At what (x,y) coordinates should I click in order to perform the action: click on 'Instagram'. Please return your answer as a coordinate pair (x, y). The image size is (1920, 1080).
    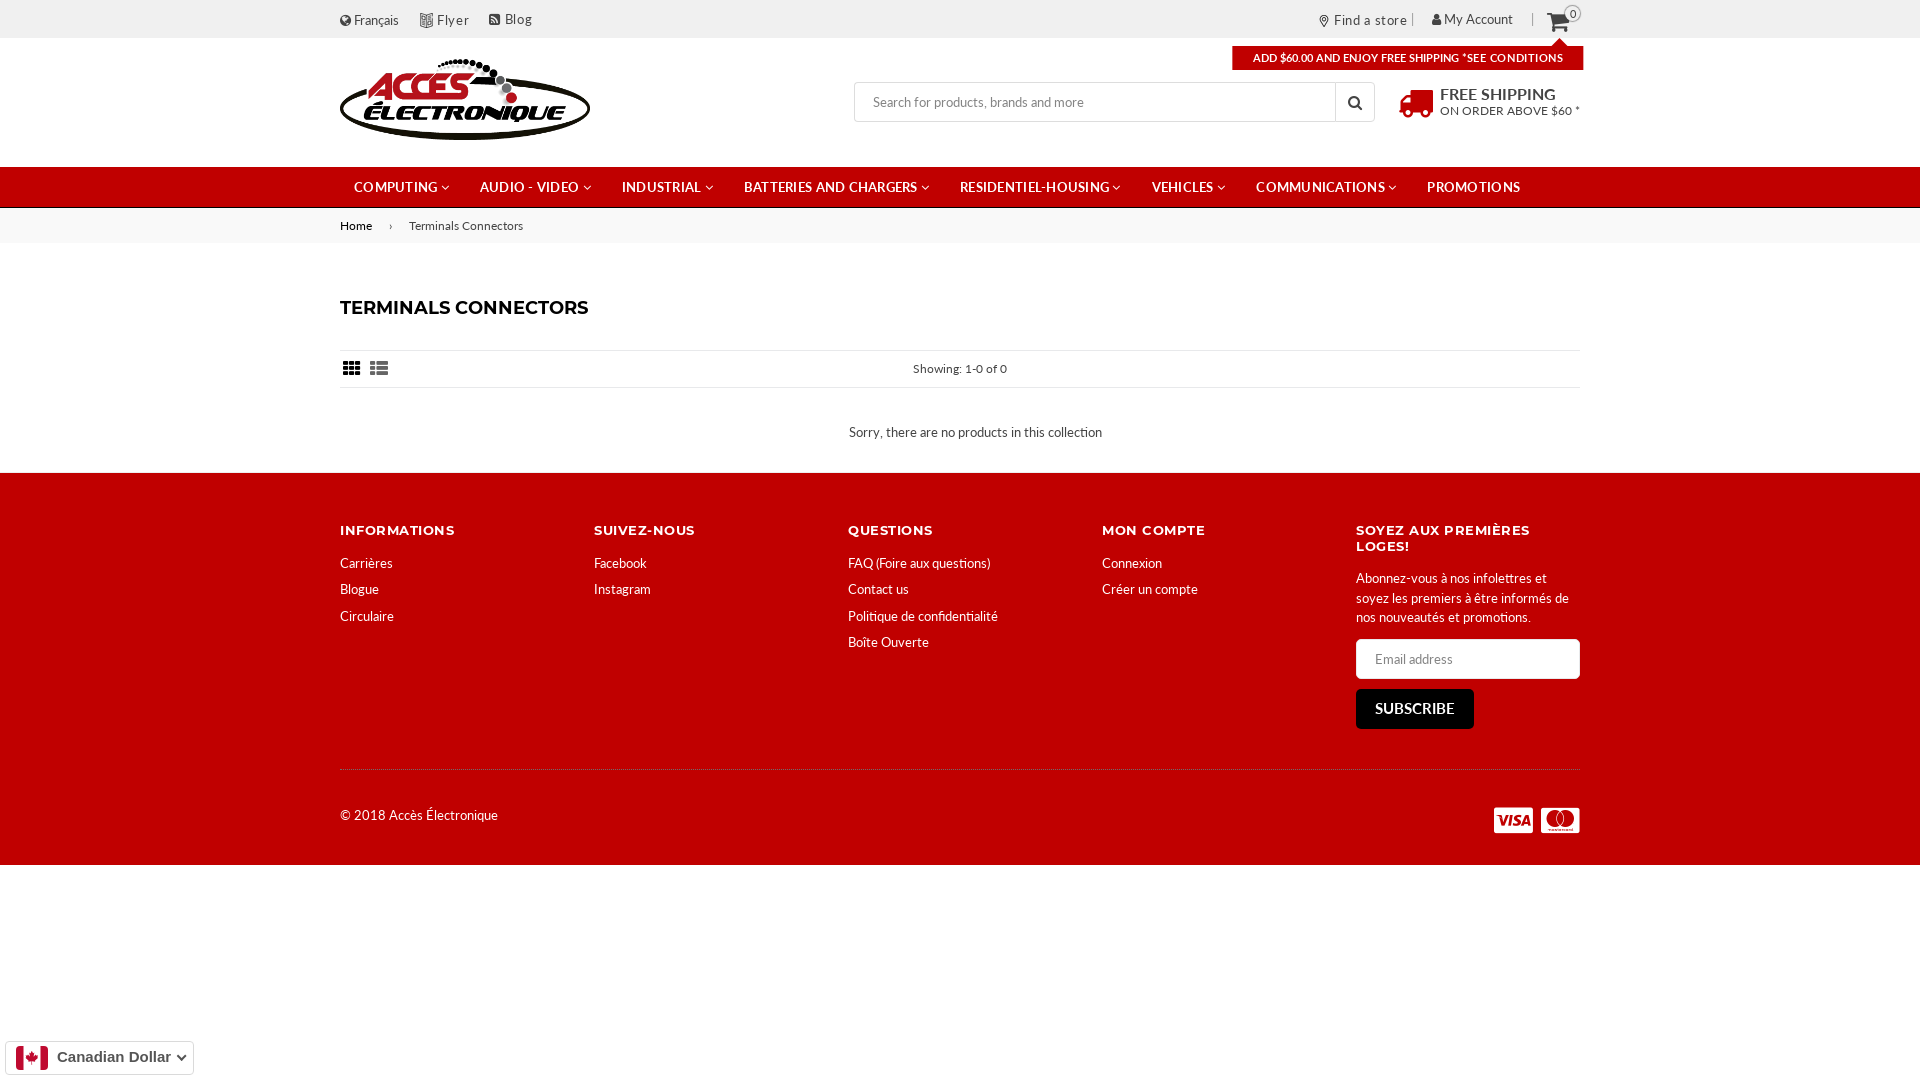
    Looking at the image, I should click on (621, 588).